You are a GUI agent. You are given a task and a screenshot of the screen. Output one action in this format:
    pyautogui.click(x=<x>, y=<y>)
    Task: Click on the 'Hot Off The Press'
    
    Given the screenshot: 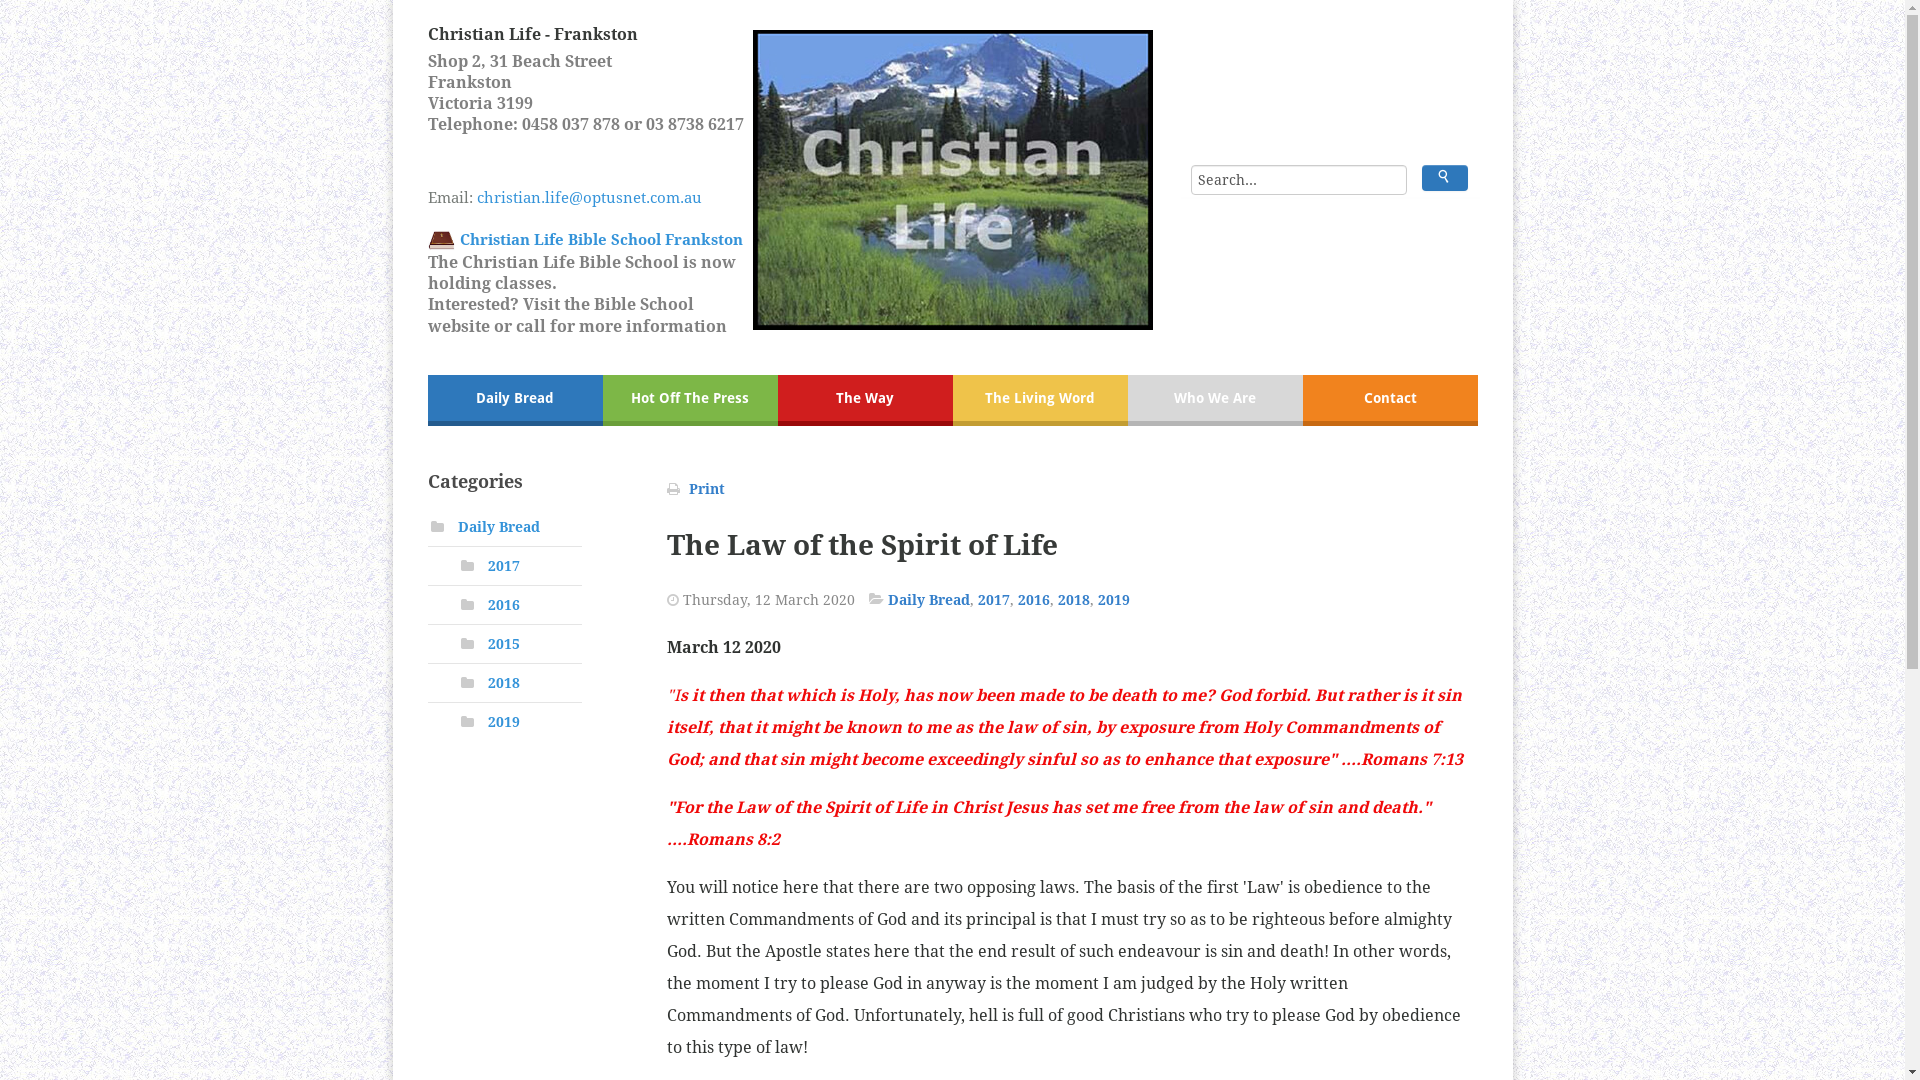 What is the action you would take?
    pyautogui.click(x=689, y=400)
    